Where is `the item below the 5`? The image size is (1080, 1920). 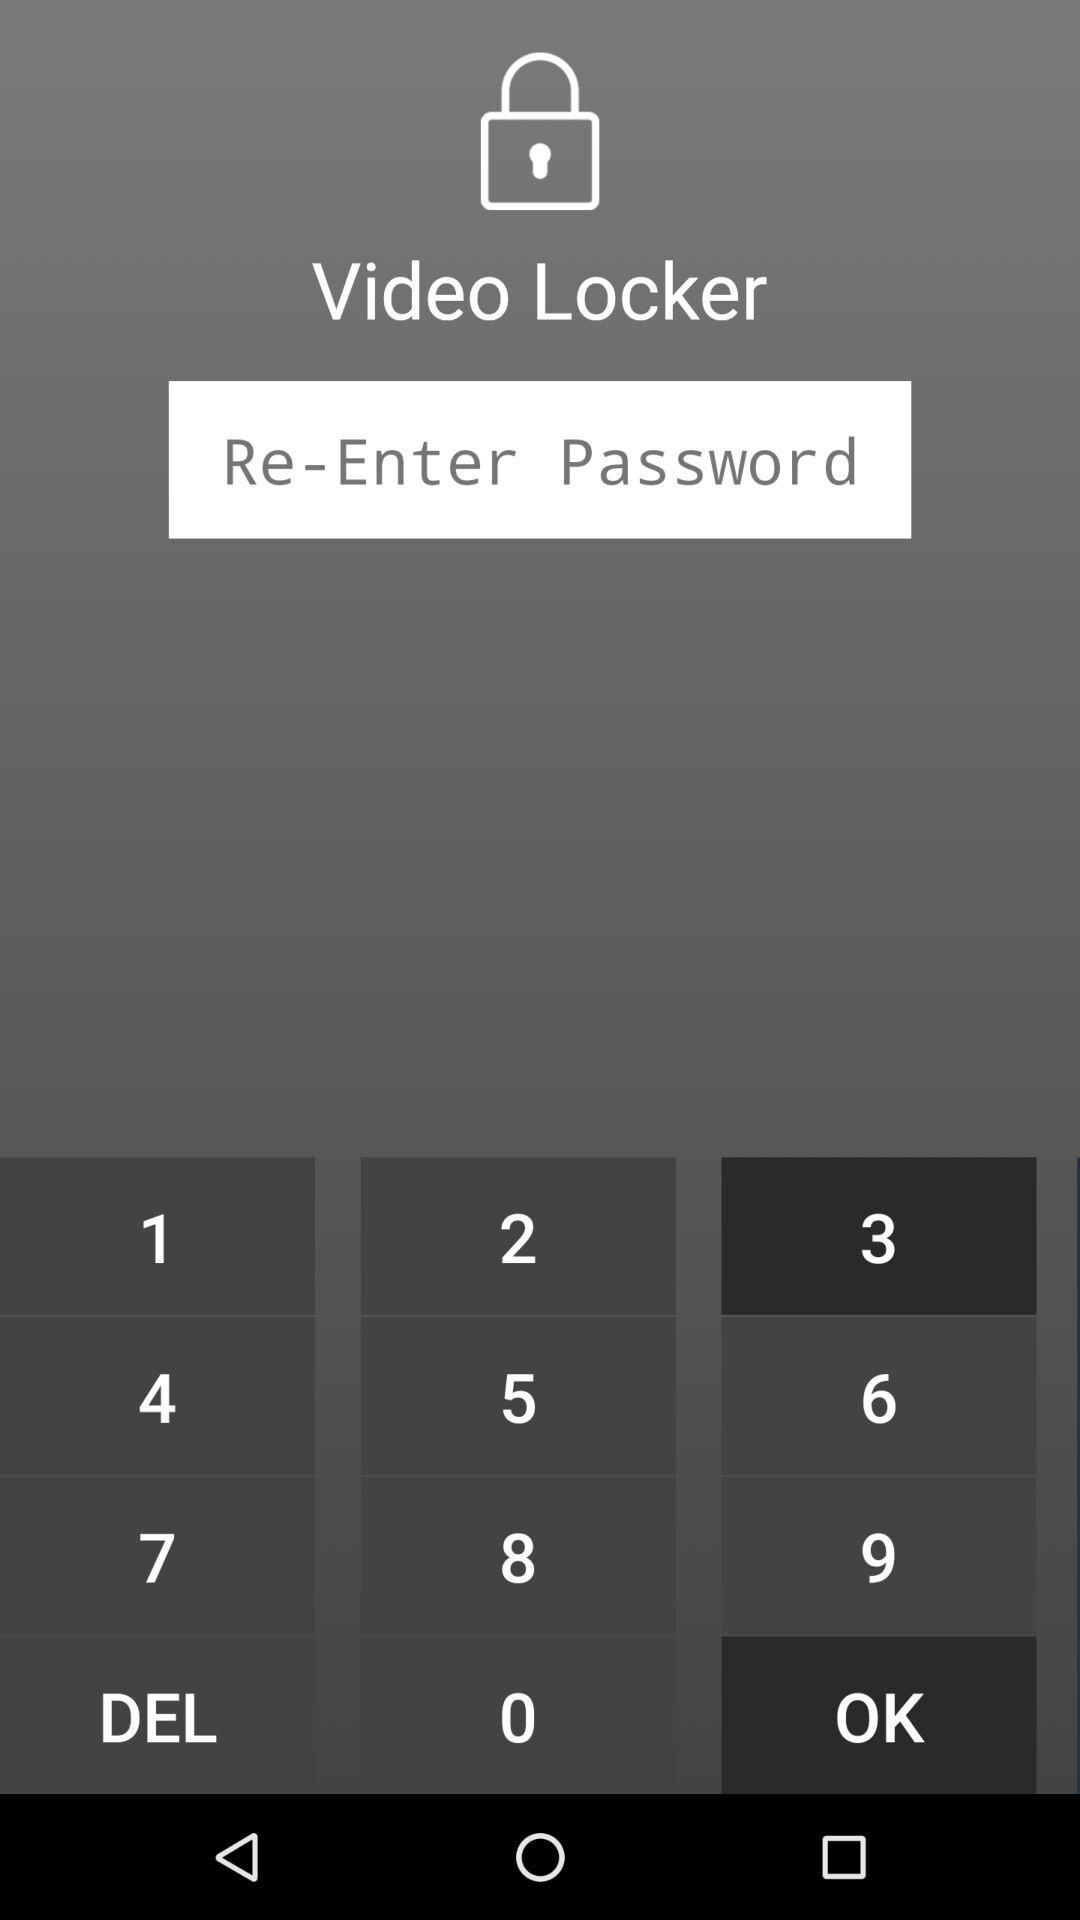 the item below the 5 is located at coordinates (517, 1554).